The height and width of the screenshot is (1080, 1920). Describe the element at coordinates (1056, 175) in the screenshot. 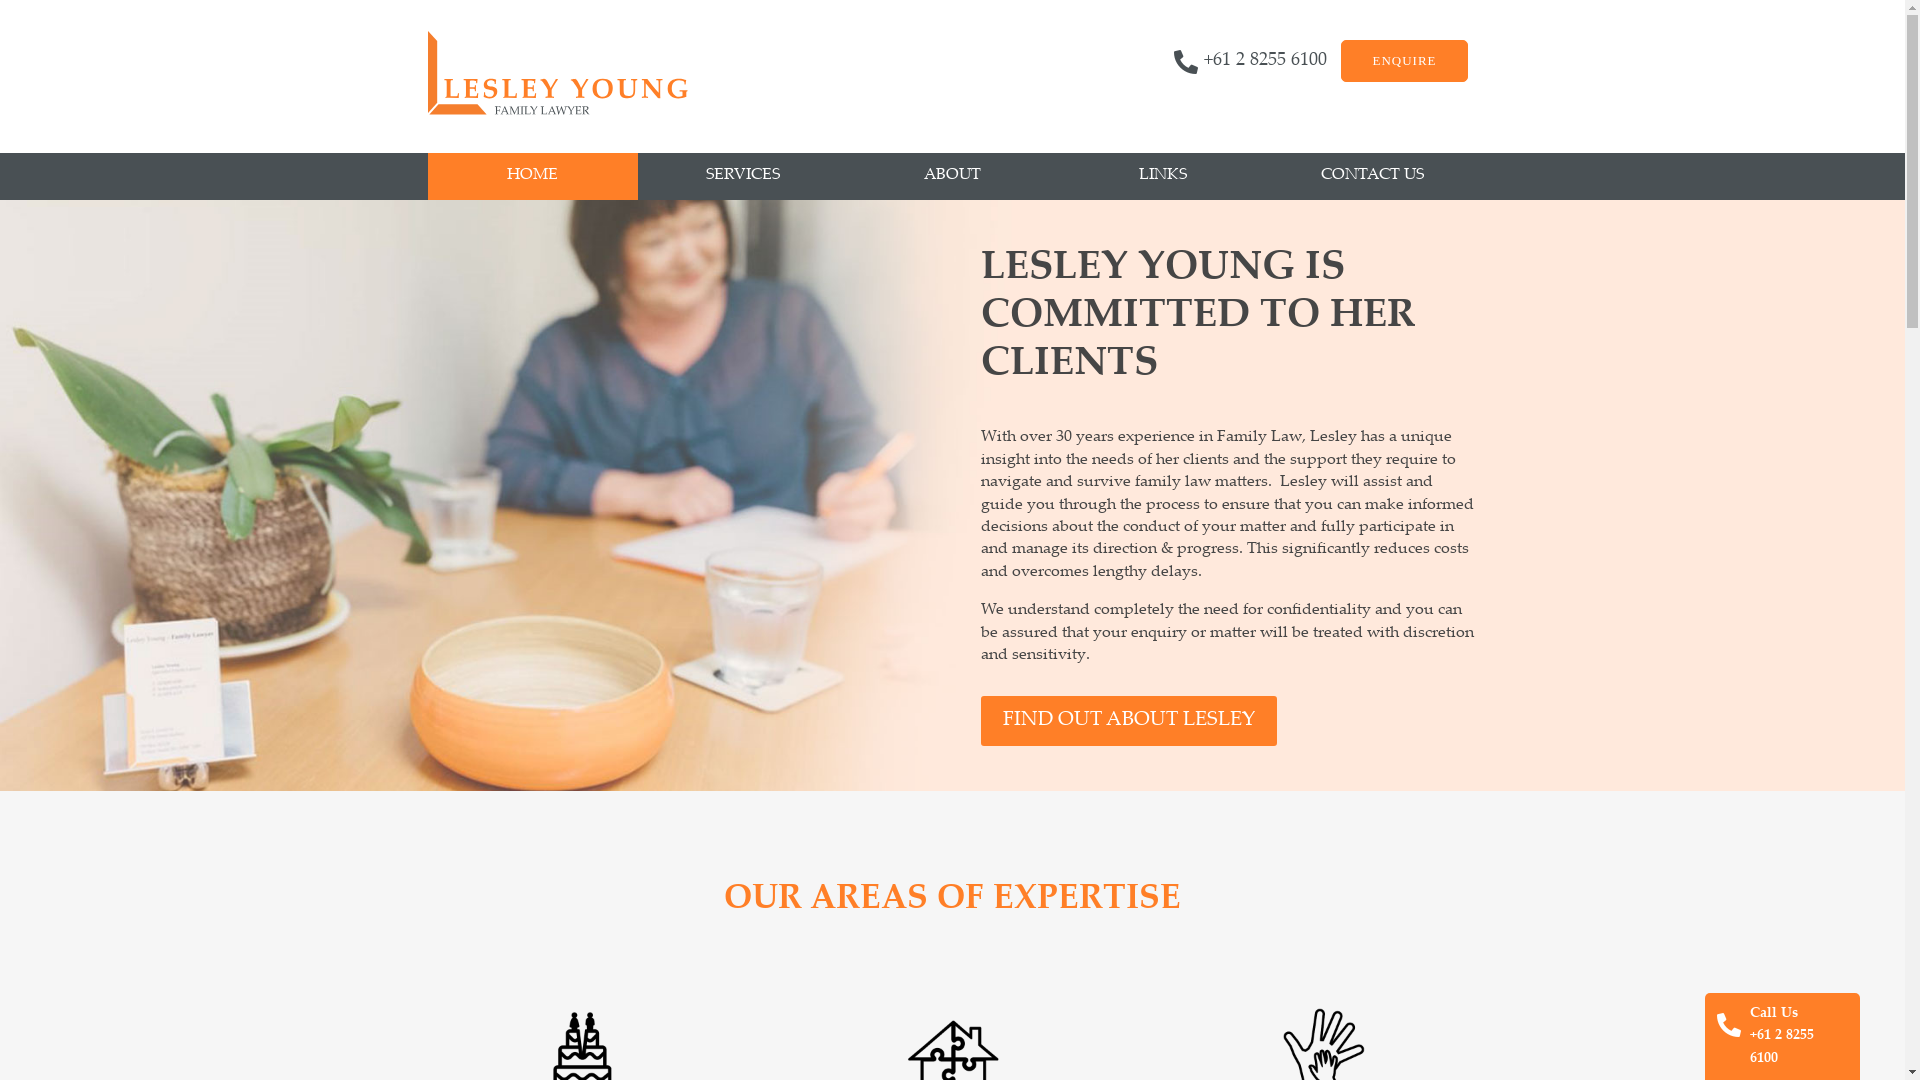

I see `'LINKS'` at that location.